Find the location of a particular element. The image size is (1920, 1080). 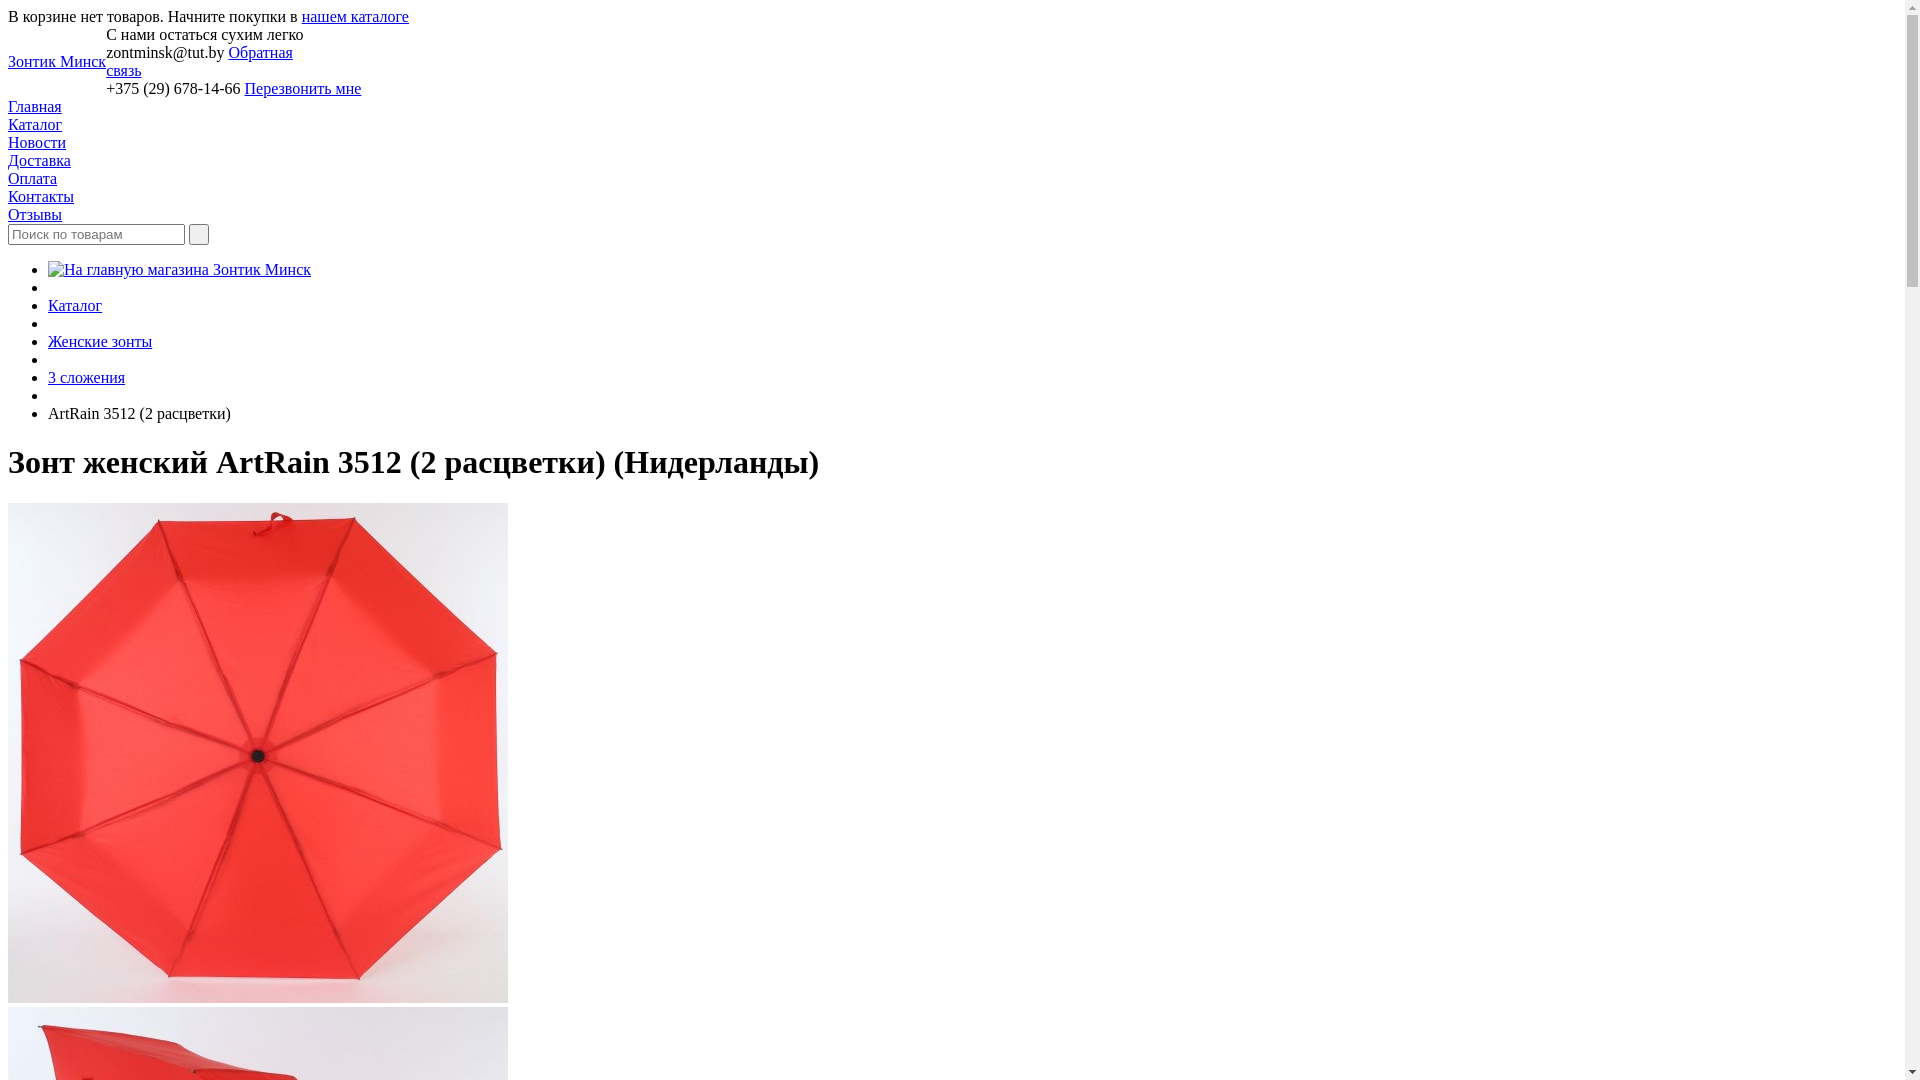

' ' is located at coordinates (188, 233).